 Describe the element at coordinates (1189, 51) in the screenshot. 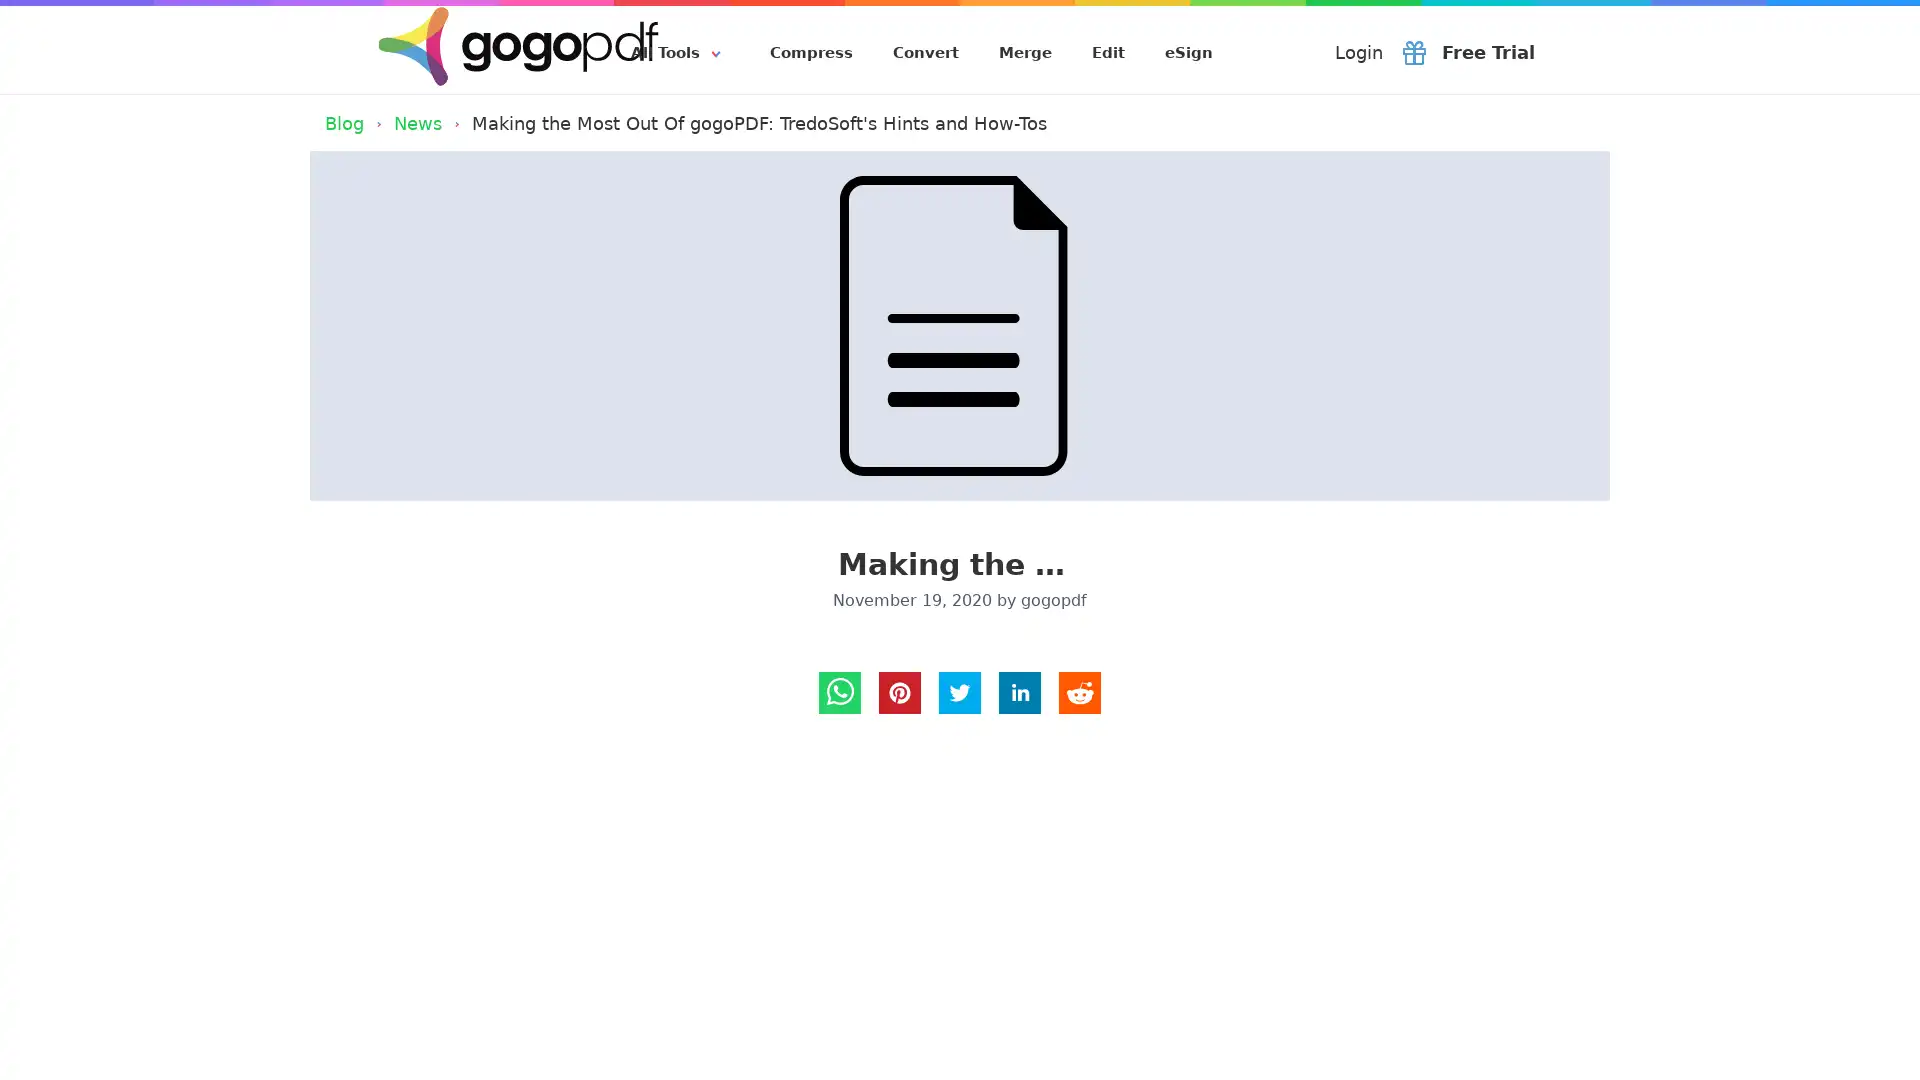

I see `eSign` at that location.